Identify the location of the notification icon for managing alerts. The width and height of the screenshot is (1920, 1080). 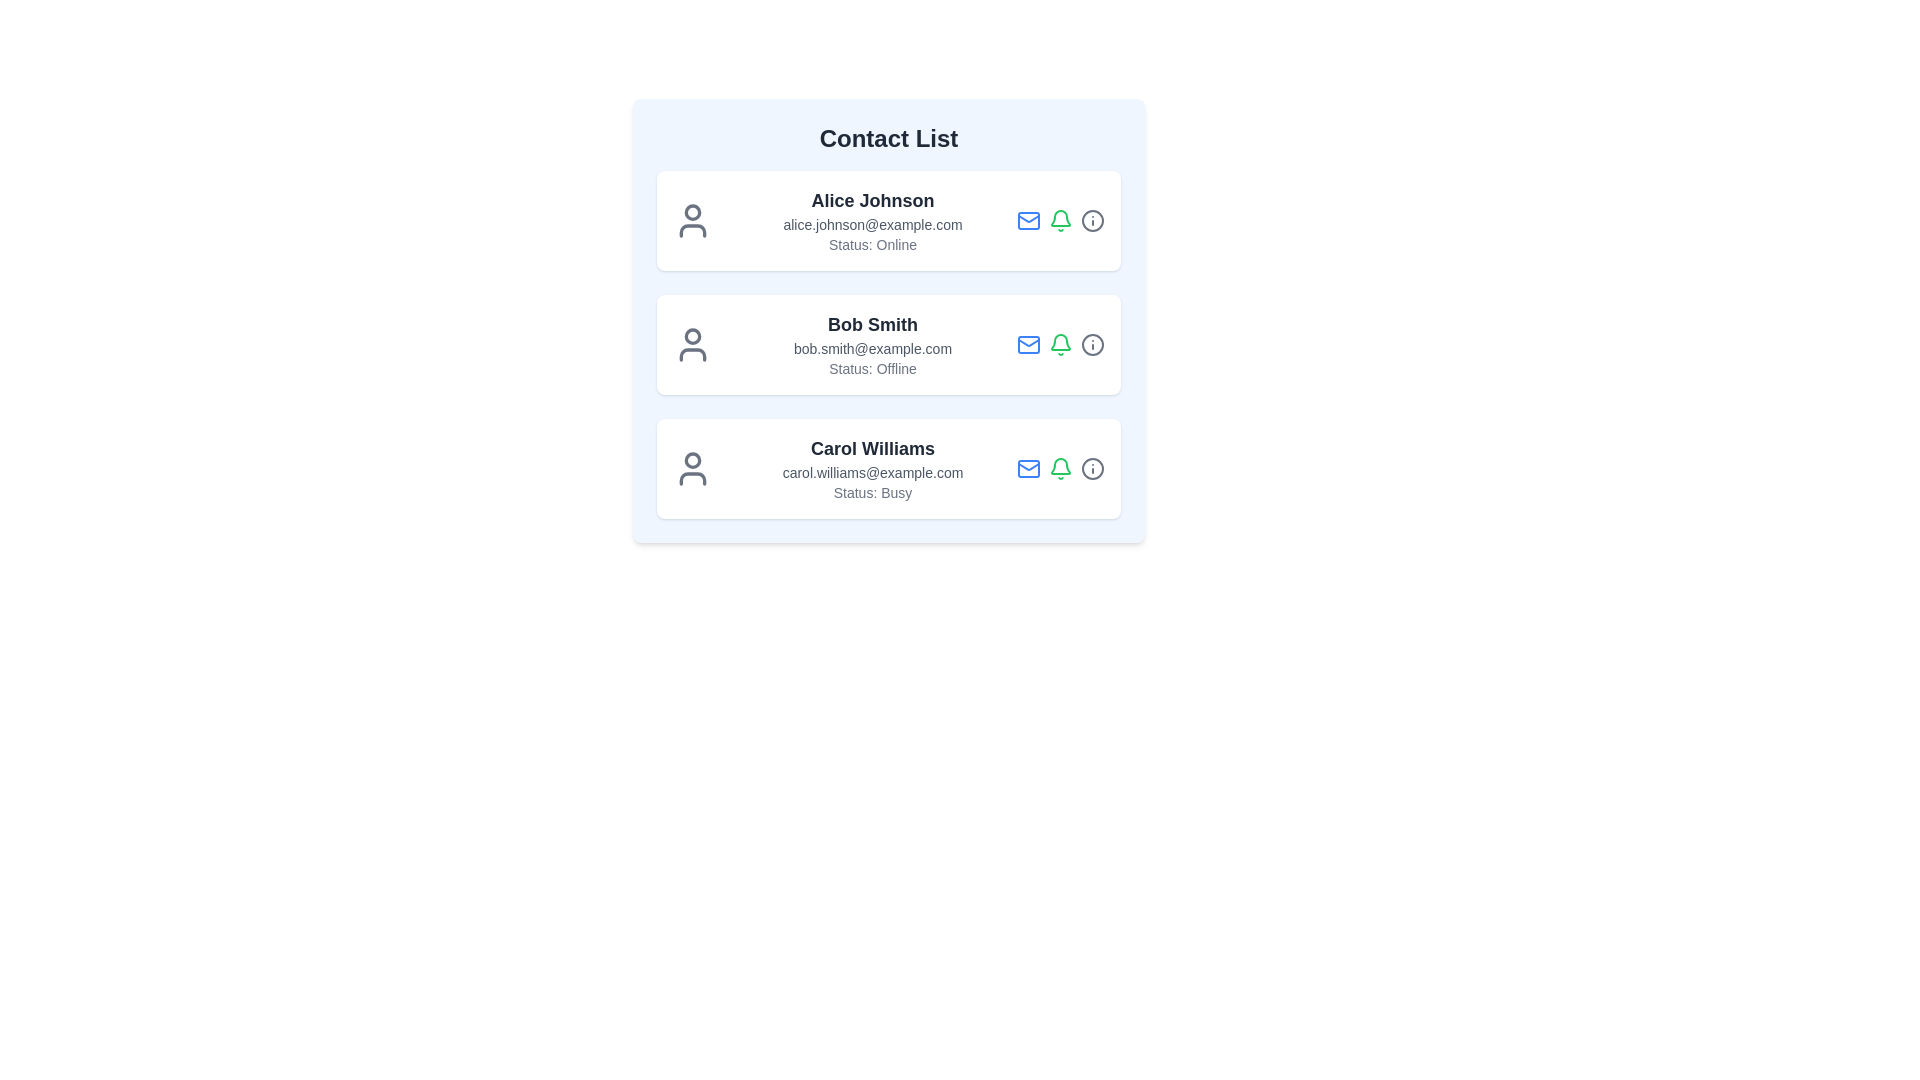
(1059, 220).